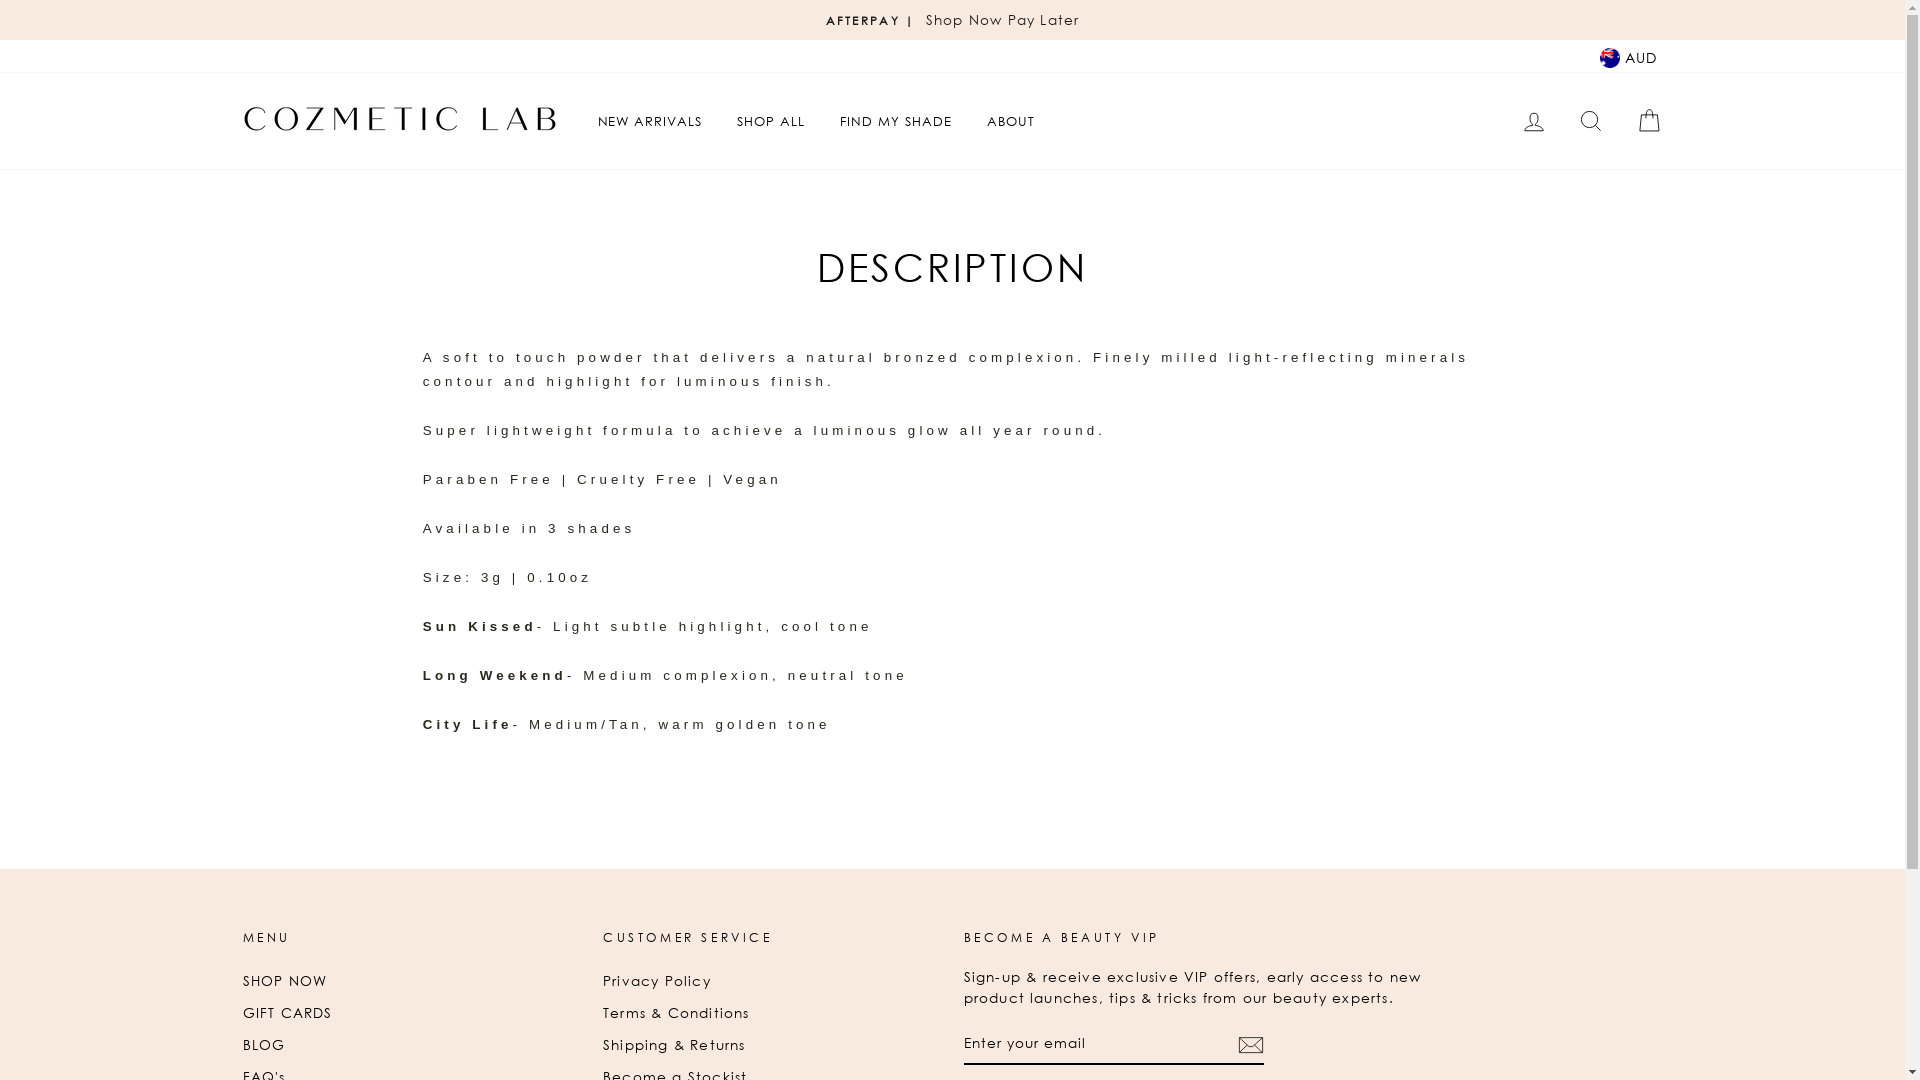  Describe the element at coordinates (649, 120) in the screenshot. I see `'NEW ARRIVALS'` at that location.